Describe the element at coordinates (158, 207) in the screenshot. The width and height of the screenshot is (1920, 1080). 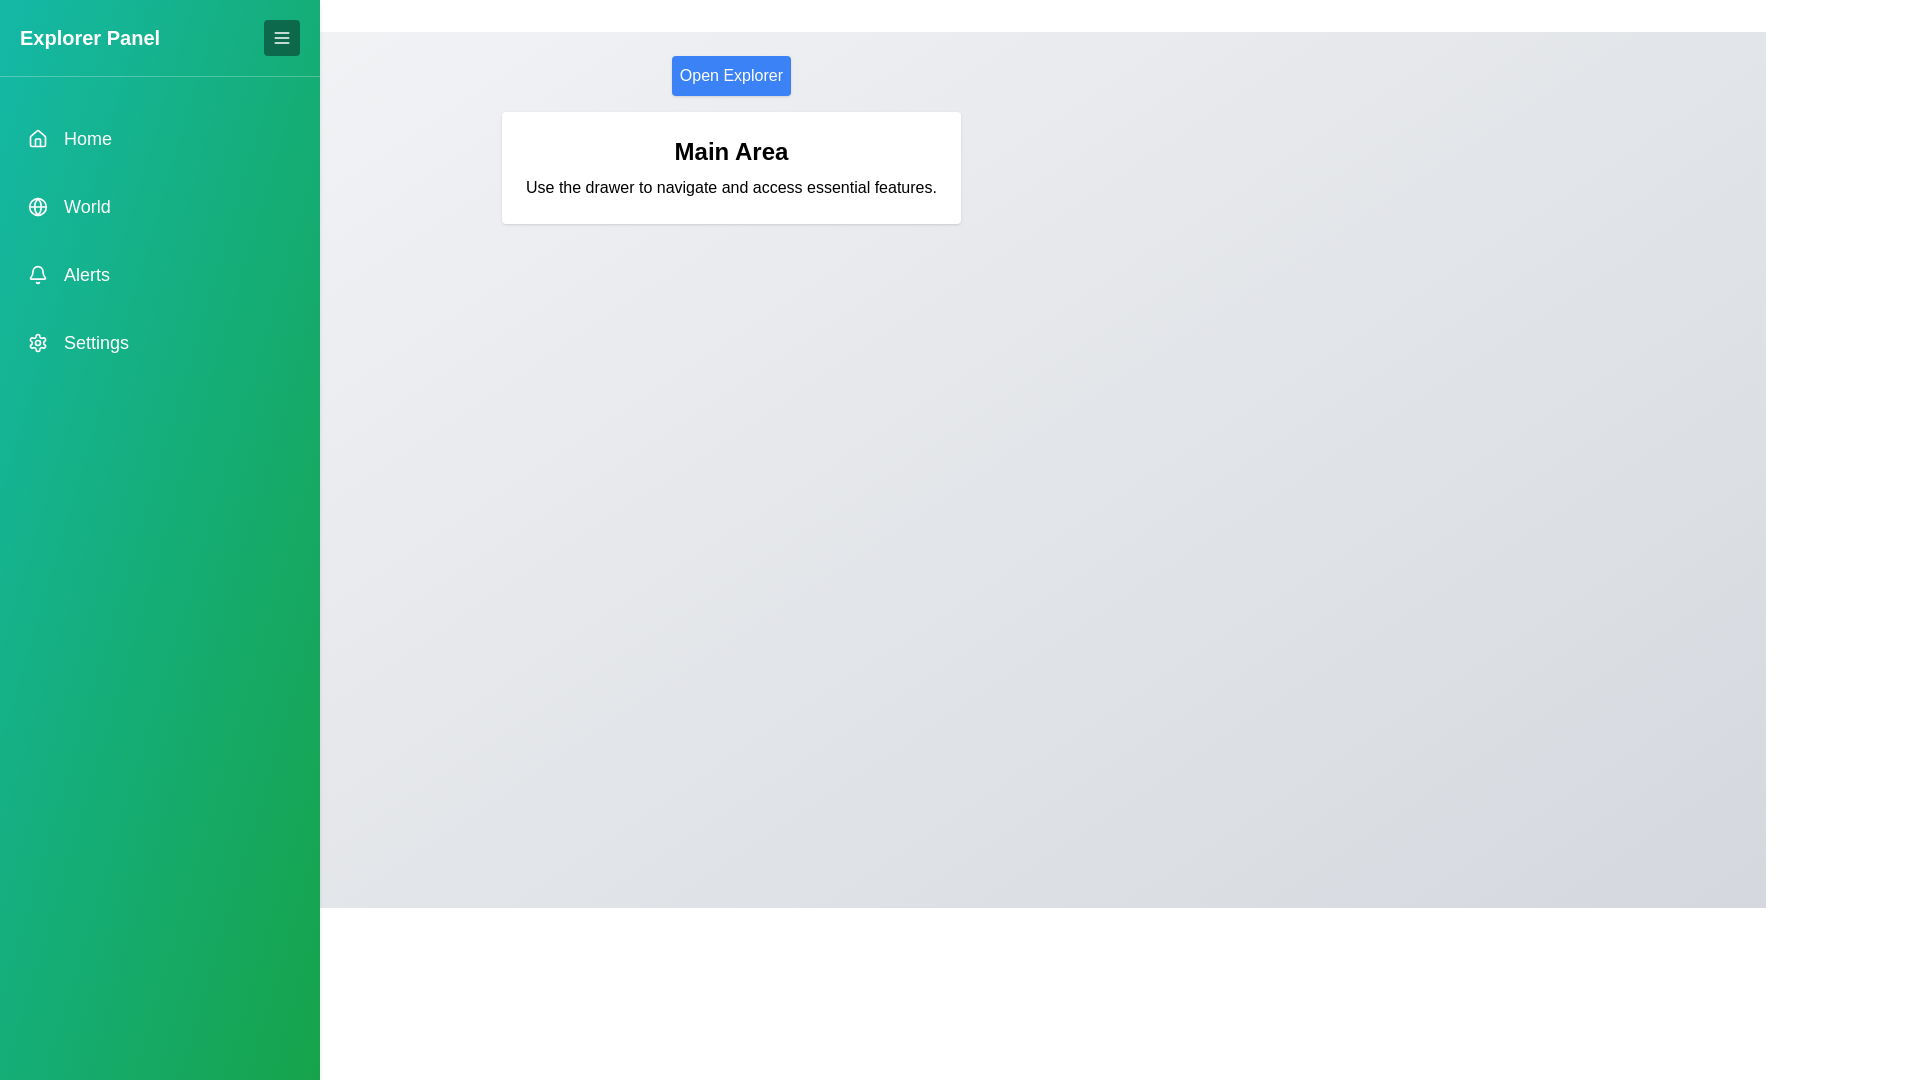
I see `the menu item World in the drawer to navigate to the corresponding section` at that location.